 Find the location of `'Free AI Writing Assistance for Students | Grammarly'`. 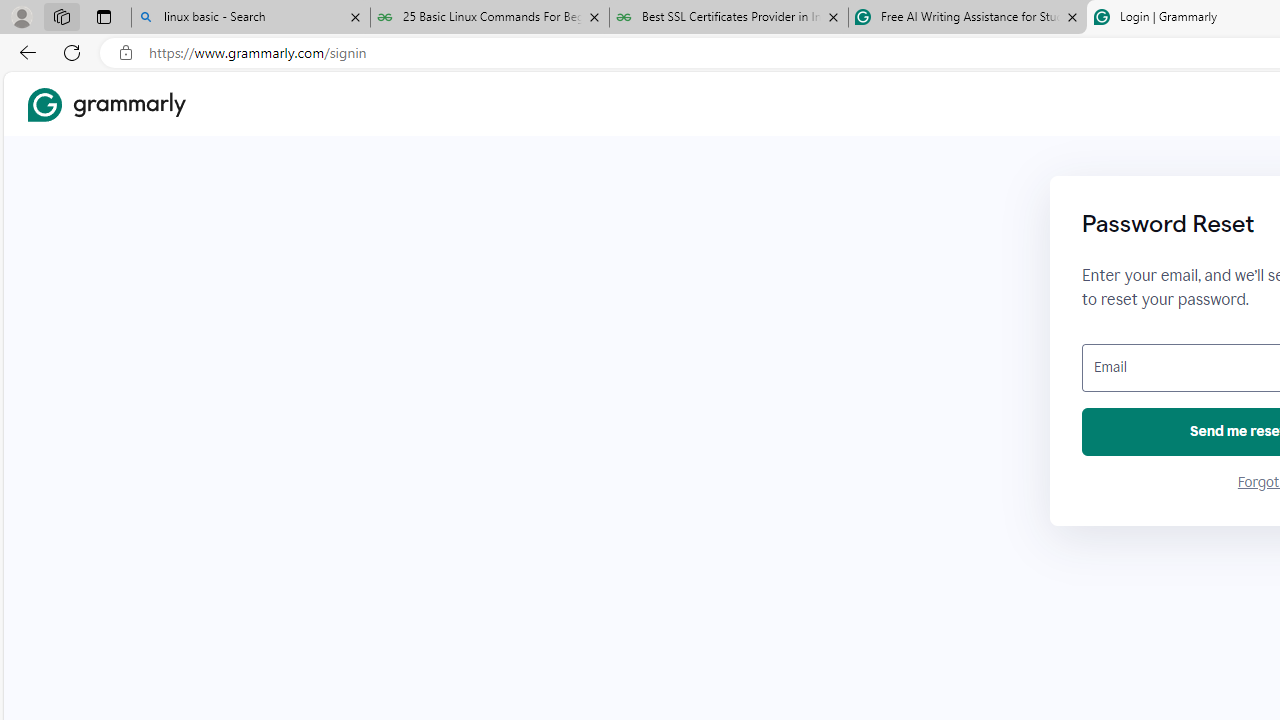

'Free AI Writing Assistance for Students | Grammarly' is located at coordinates (967, 17).